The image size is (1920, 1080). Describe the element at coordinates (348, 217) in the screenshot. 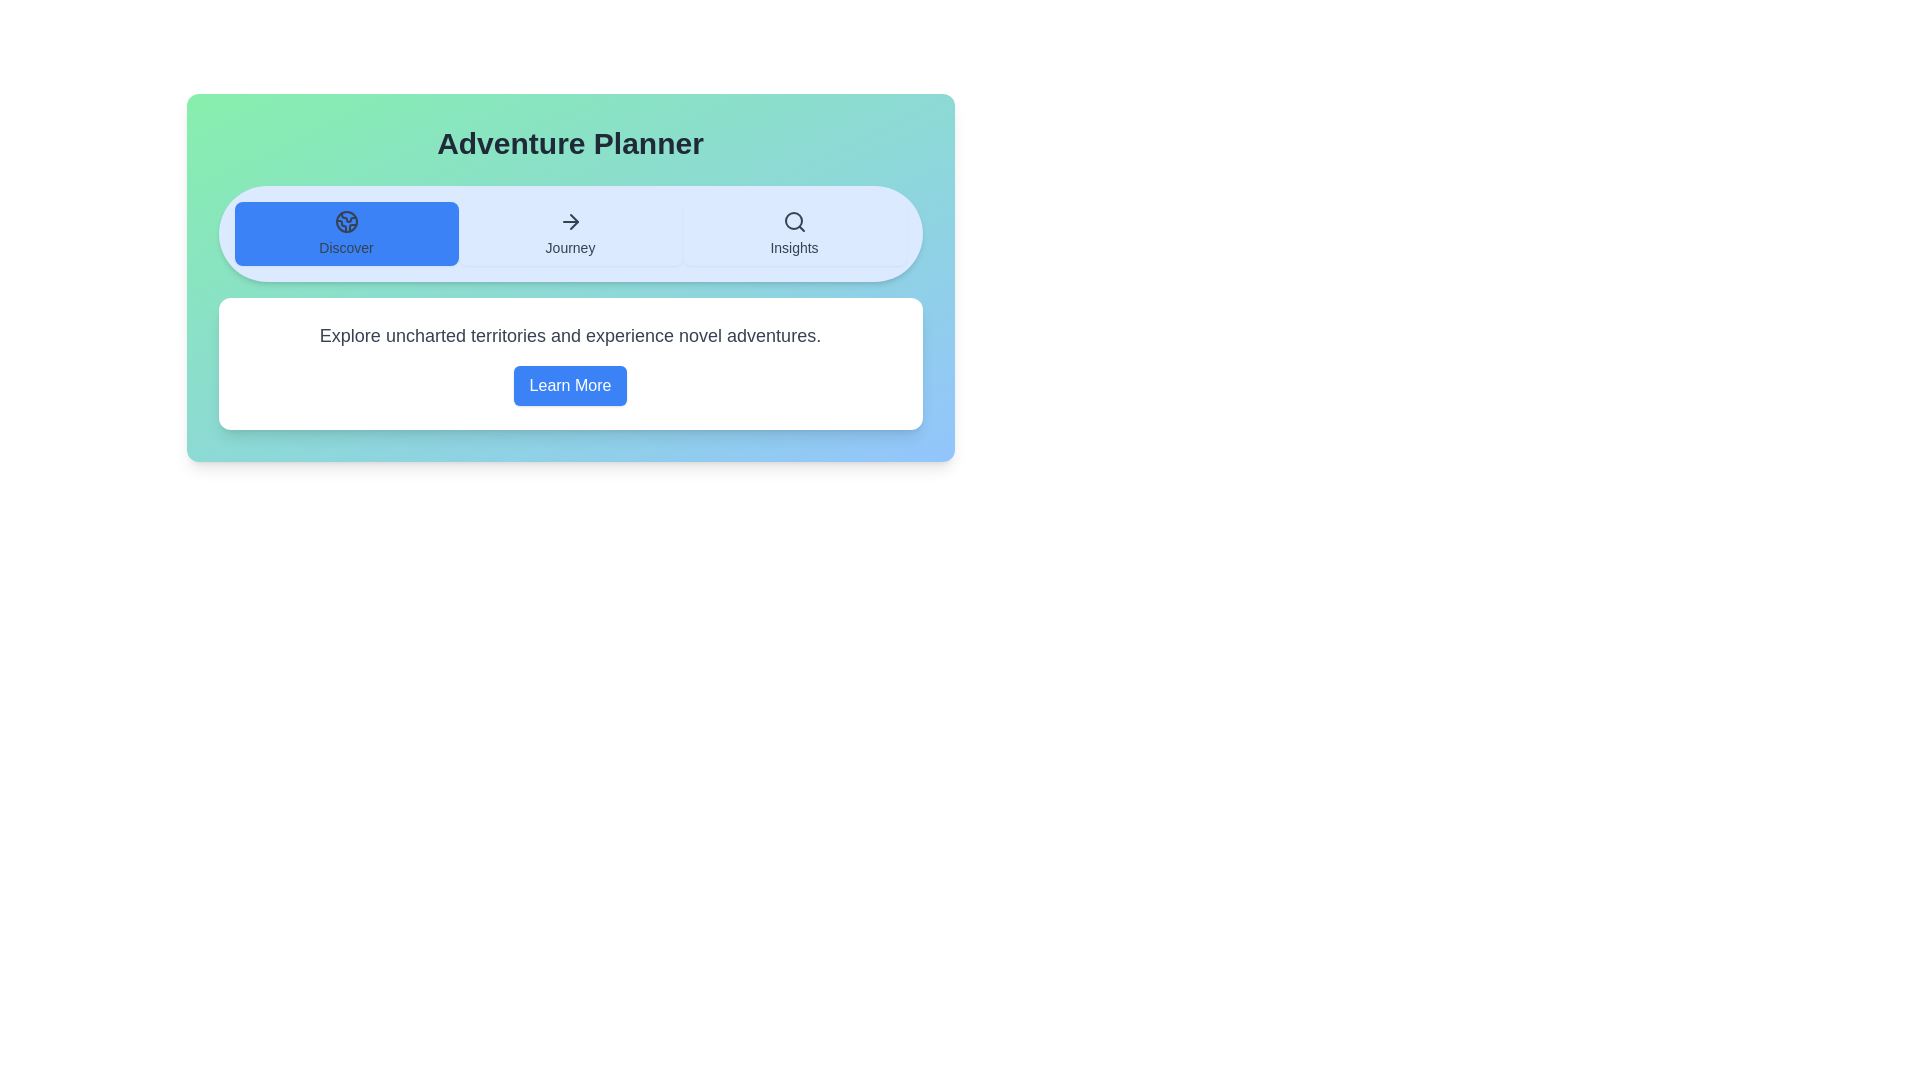

I see `the small graphical icon resembling an abstract representation of the Earth, located within the upper center portion of the blue button labeled 'Discover'` at that location.